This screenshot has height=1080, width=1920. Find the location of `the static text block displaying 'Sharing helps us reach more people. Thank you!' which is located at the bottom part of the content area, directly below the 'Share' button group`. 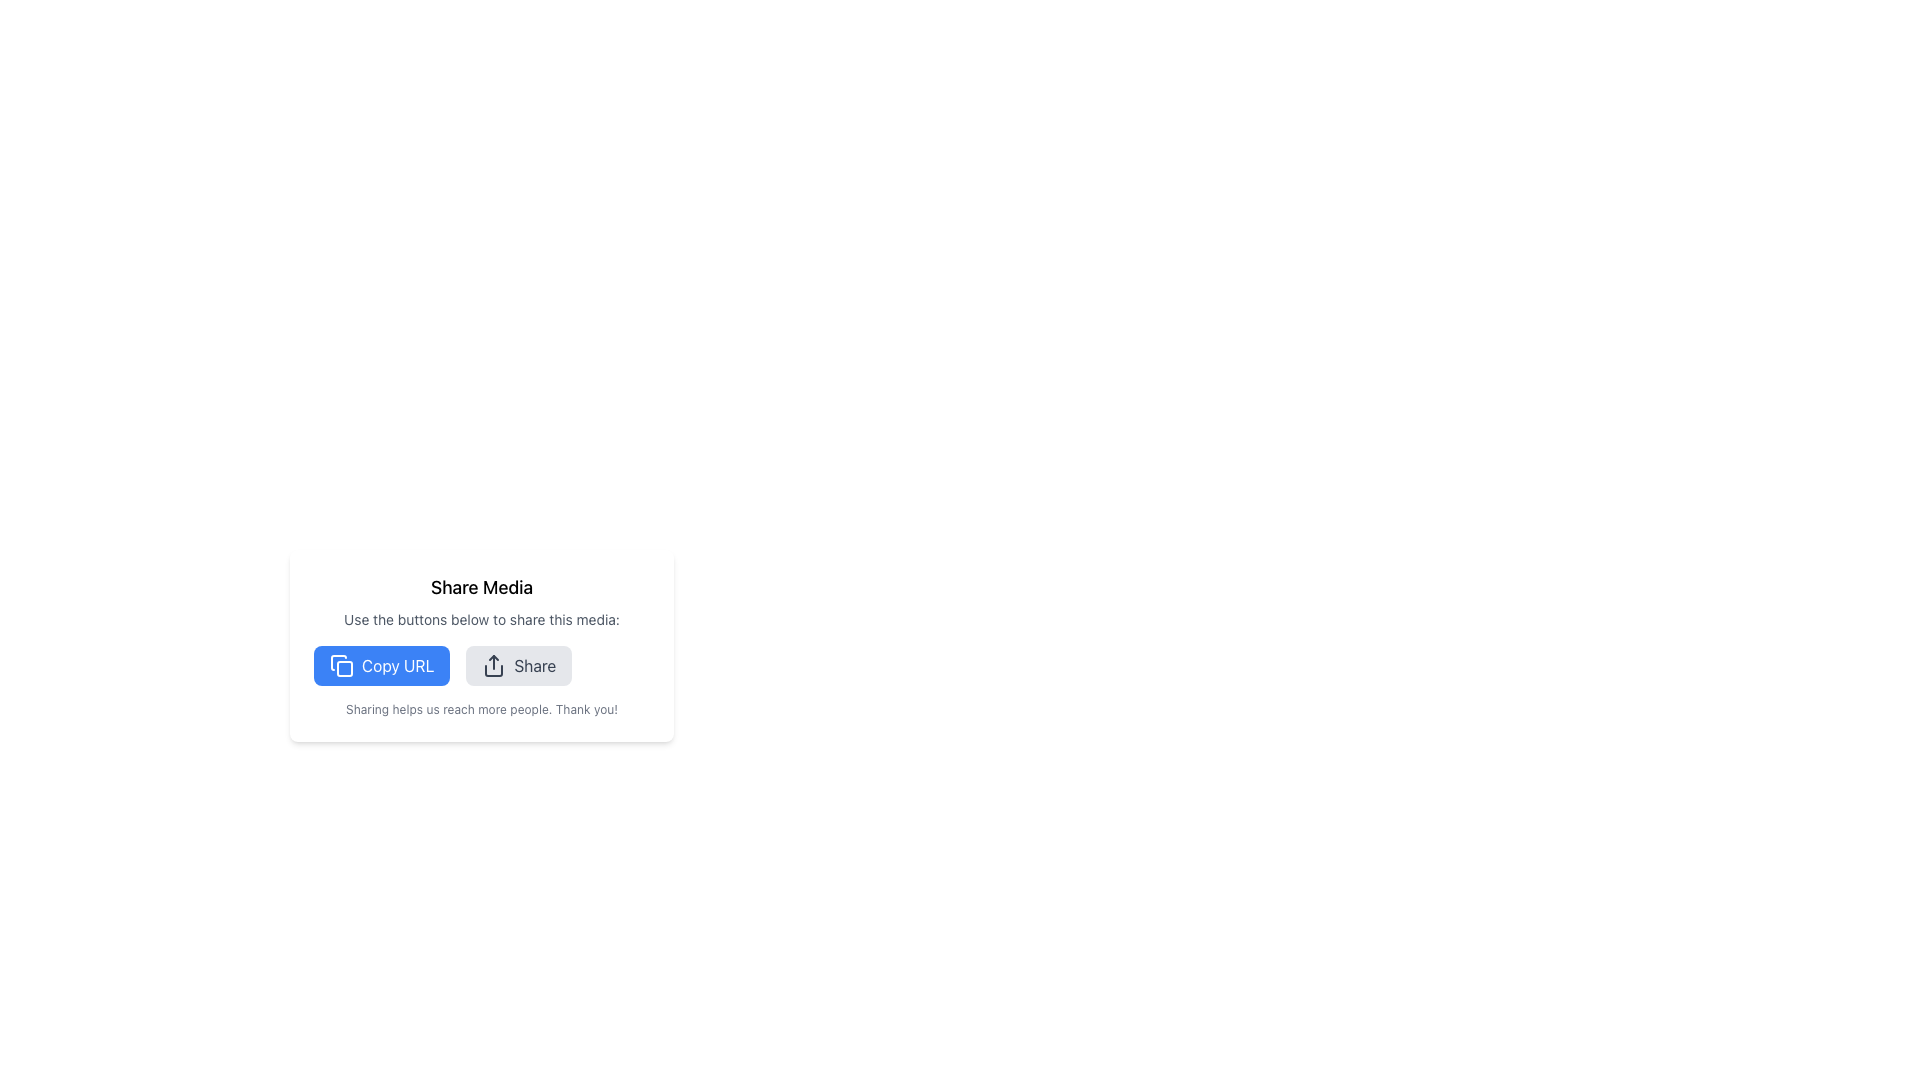

the static text block displaying 'Sharing helps us reach more people. Thank you!' which is located at the bottom part of the content area, directly below the 'Share' button group is located at coordinates (481, 708).